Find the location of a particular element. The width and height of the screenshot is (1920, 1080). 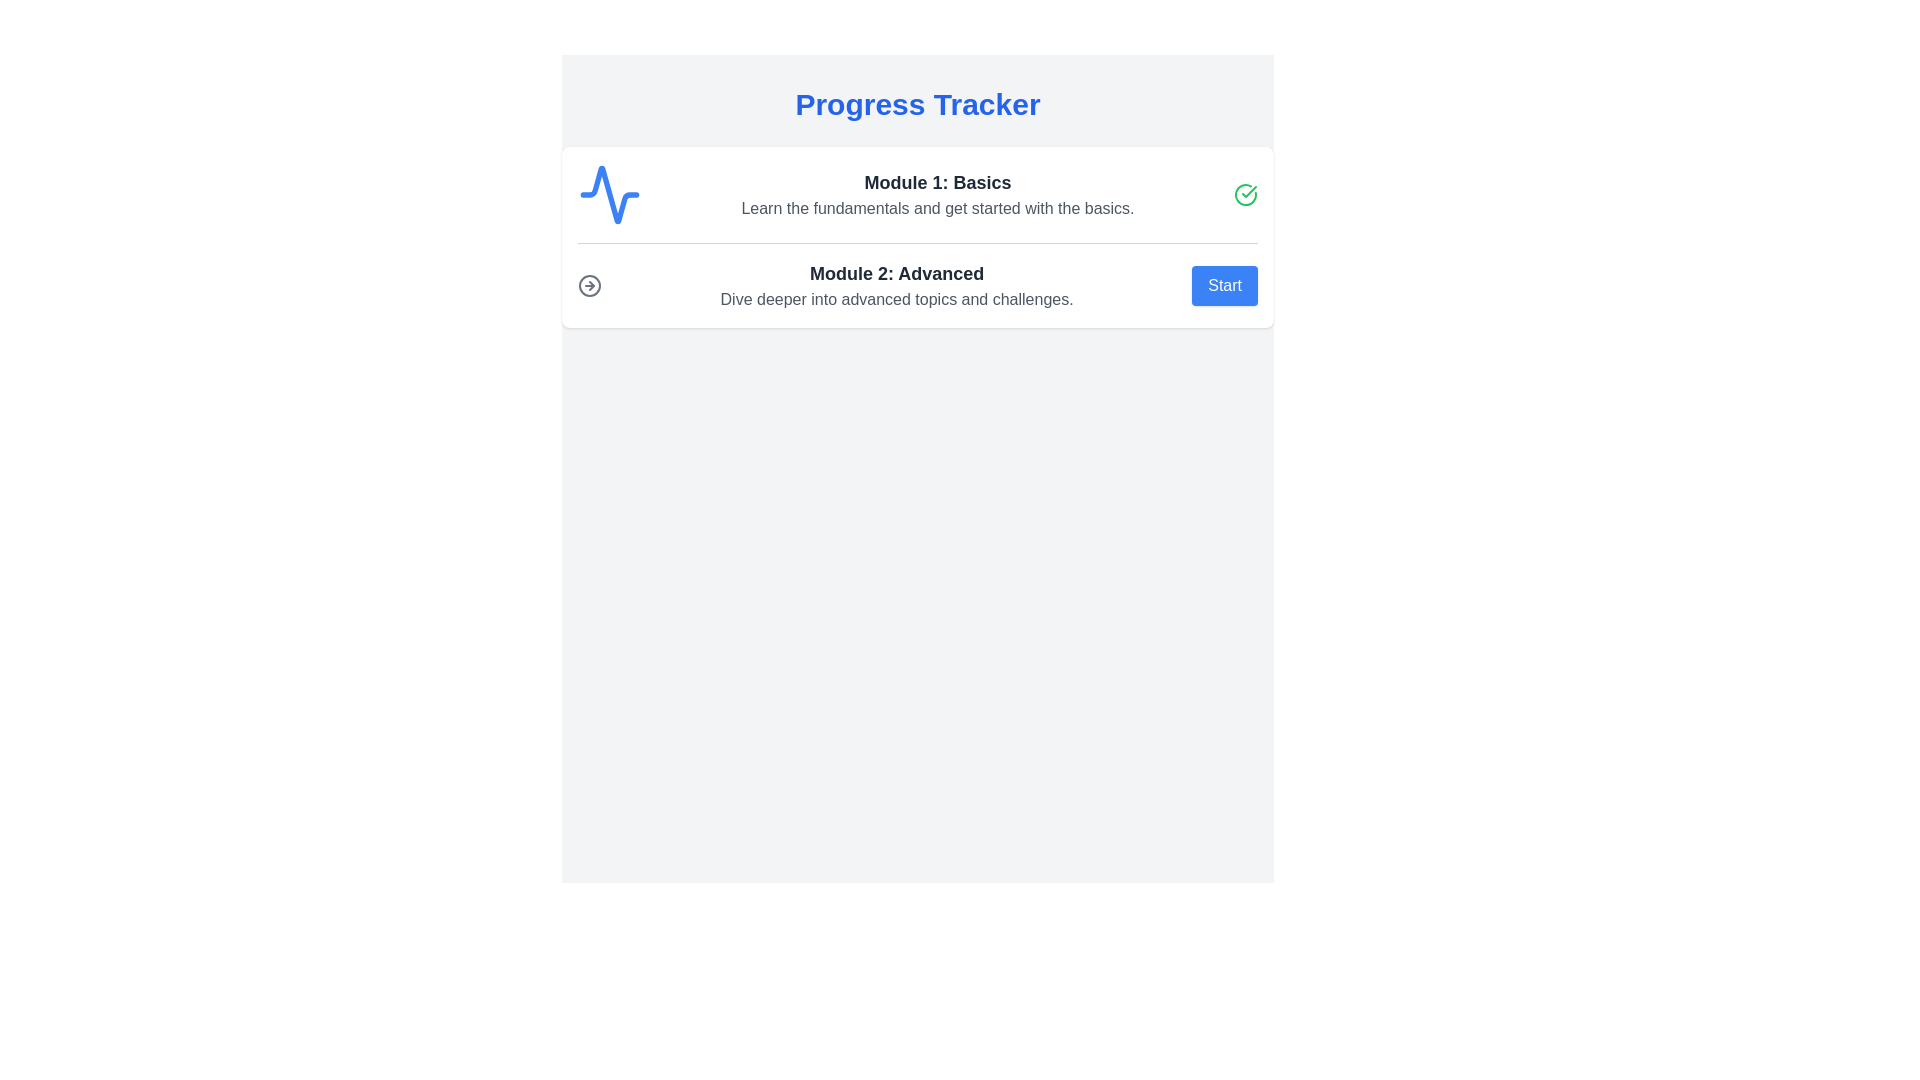

the 'Start' button with a blue background and bold white text is located at coordinates (1224, 285).